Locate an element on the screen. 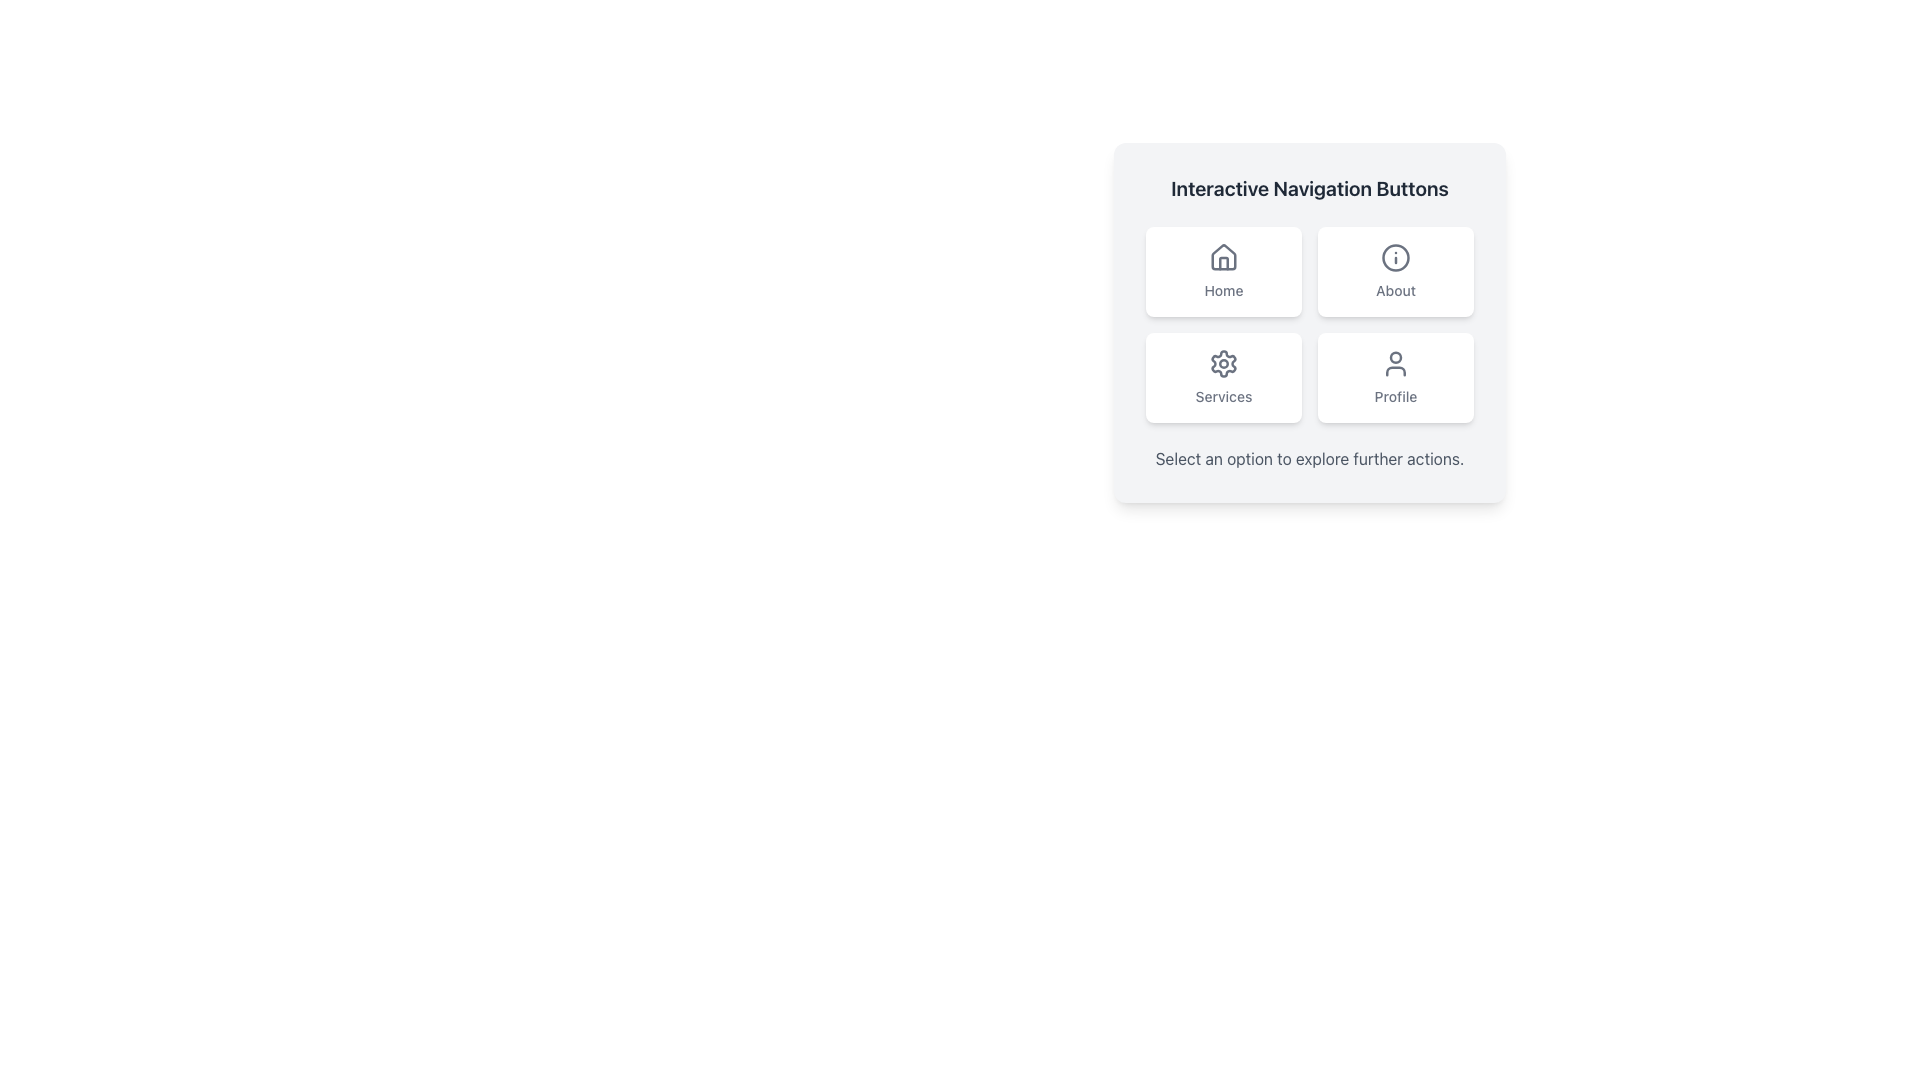 The image size is (1920, 1080). the rectangular button with a white background, rounded corners, containing a user icon and the text label 'Profile' is located at coordinates (1395, 378).